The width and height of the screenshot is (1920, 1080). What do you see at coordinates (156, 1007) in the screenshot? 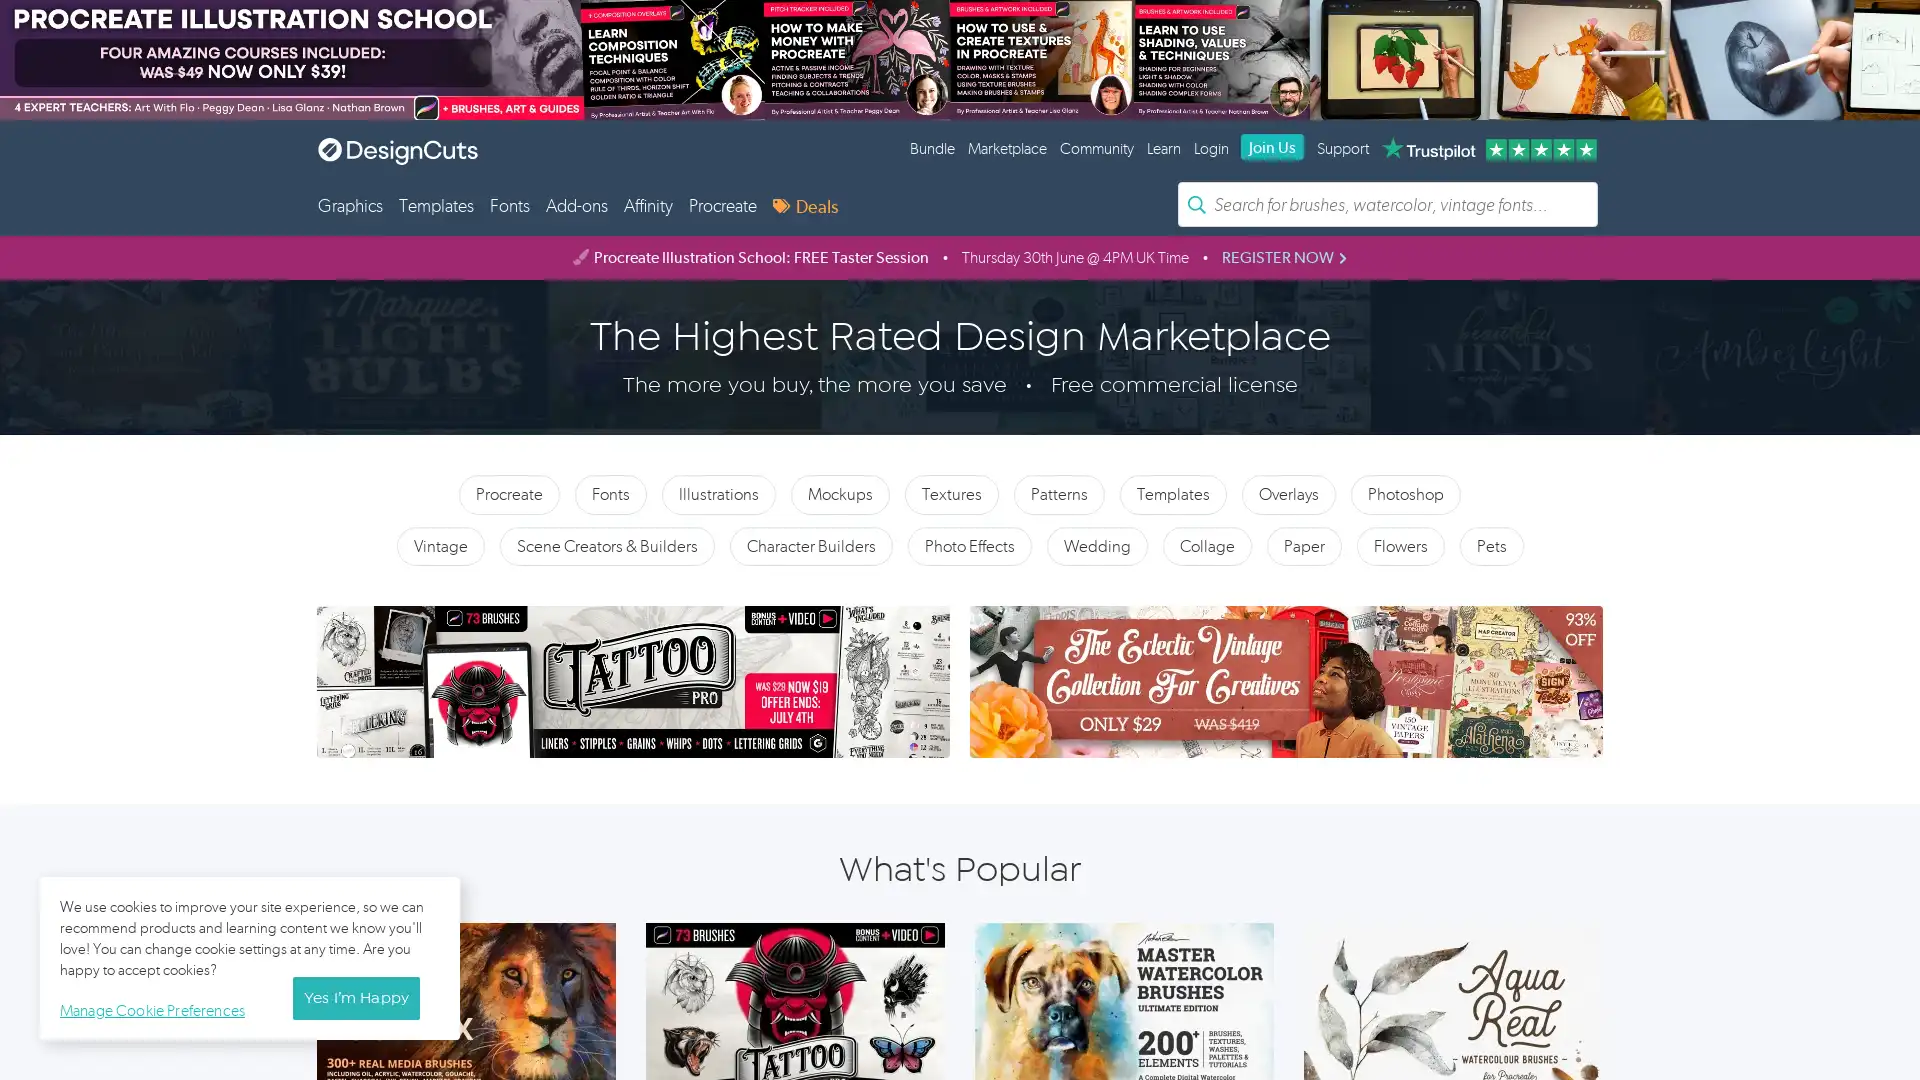
I see `Manage Cookie Preferences` at bounding box center [156, 1007].